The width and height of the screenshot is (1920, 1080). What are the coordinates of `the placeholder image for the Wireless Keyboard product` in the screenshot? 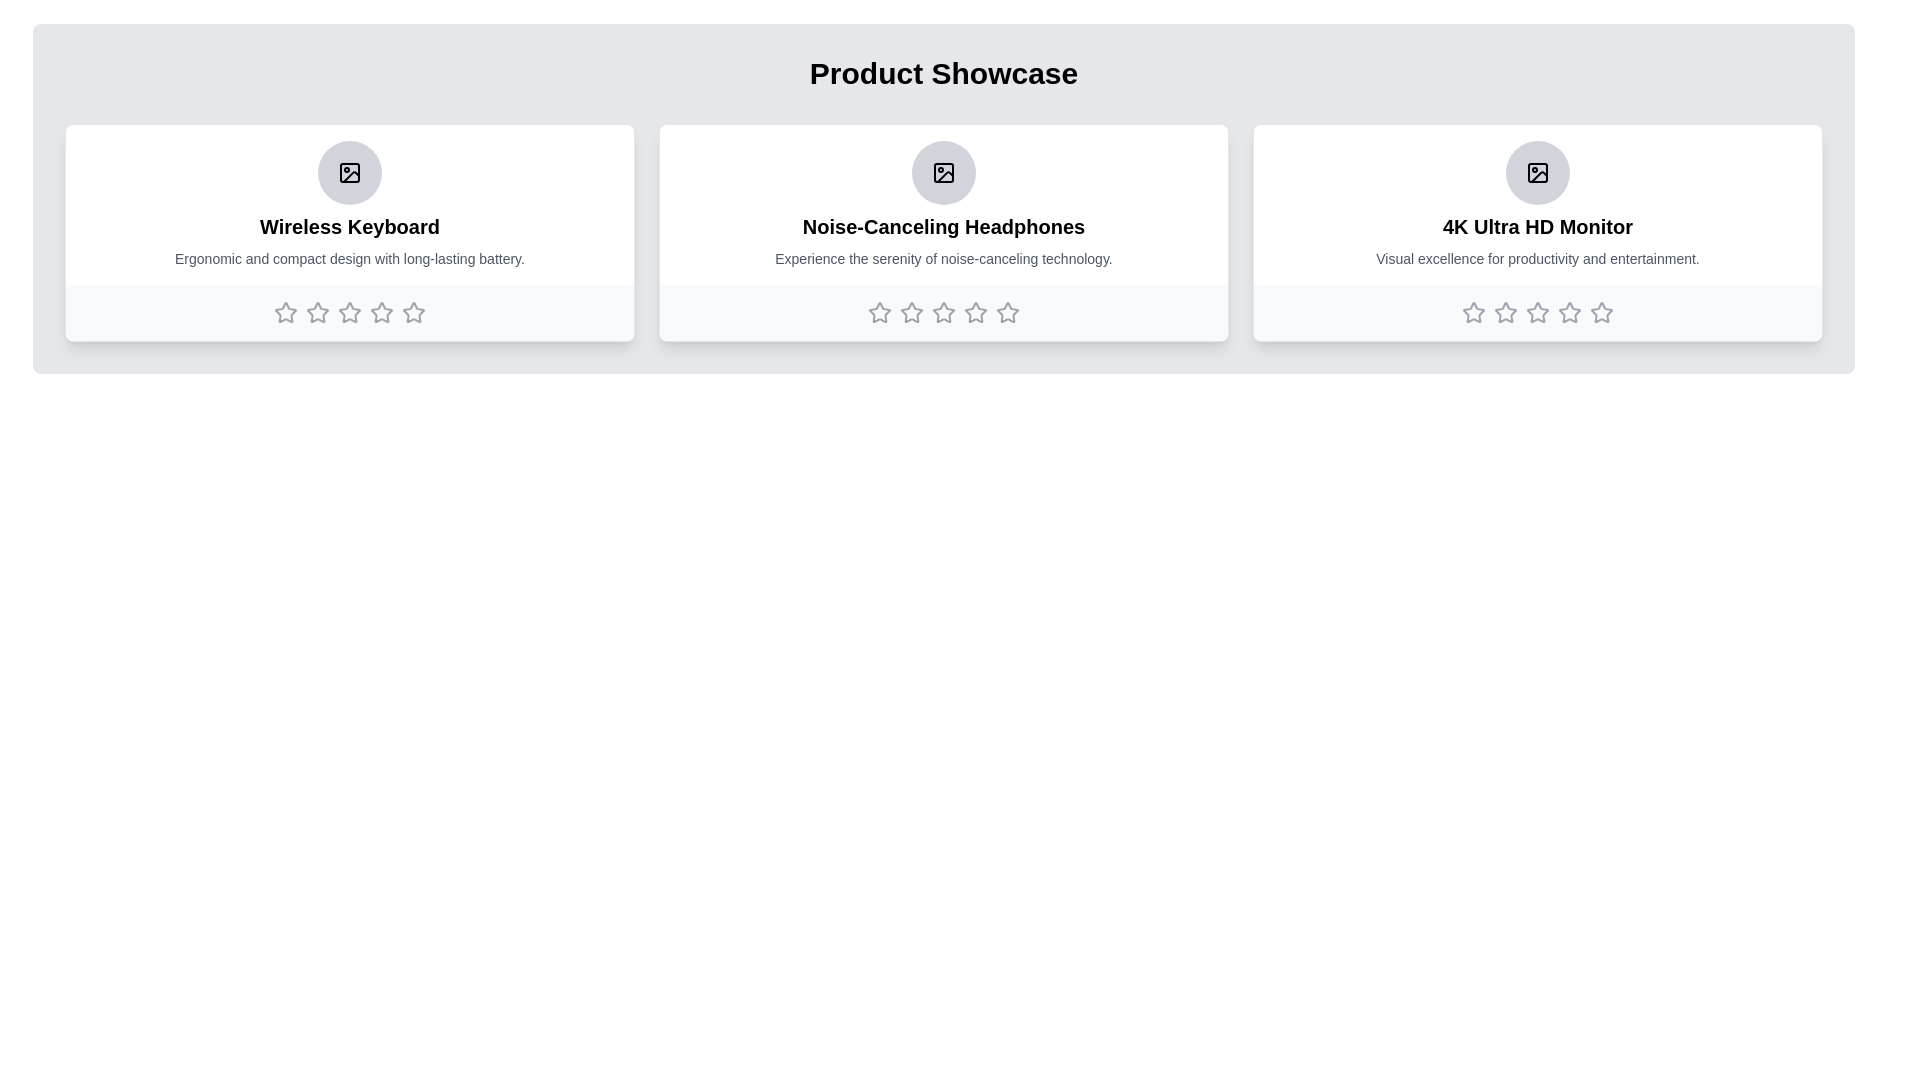 It's located at (350, 172).